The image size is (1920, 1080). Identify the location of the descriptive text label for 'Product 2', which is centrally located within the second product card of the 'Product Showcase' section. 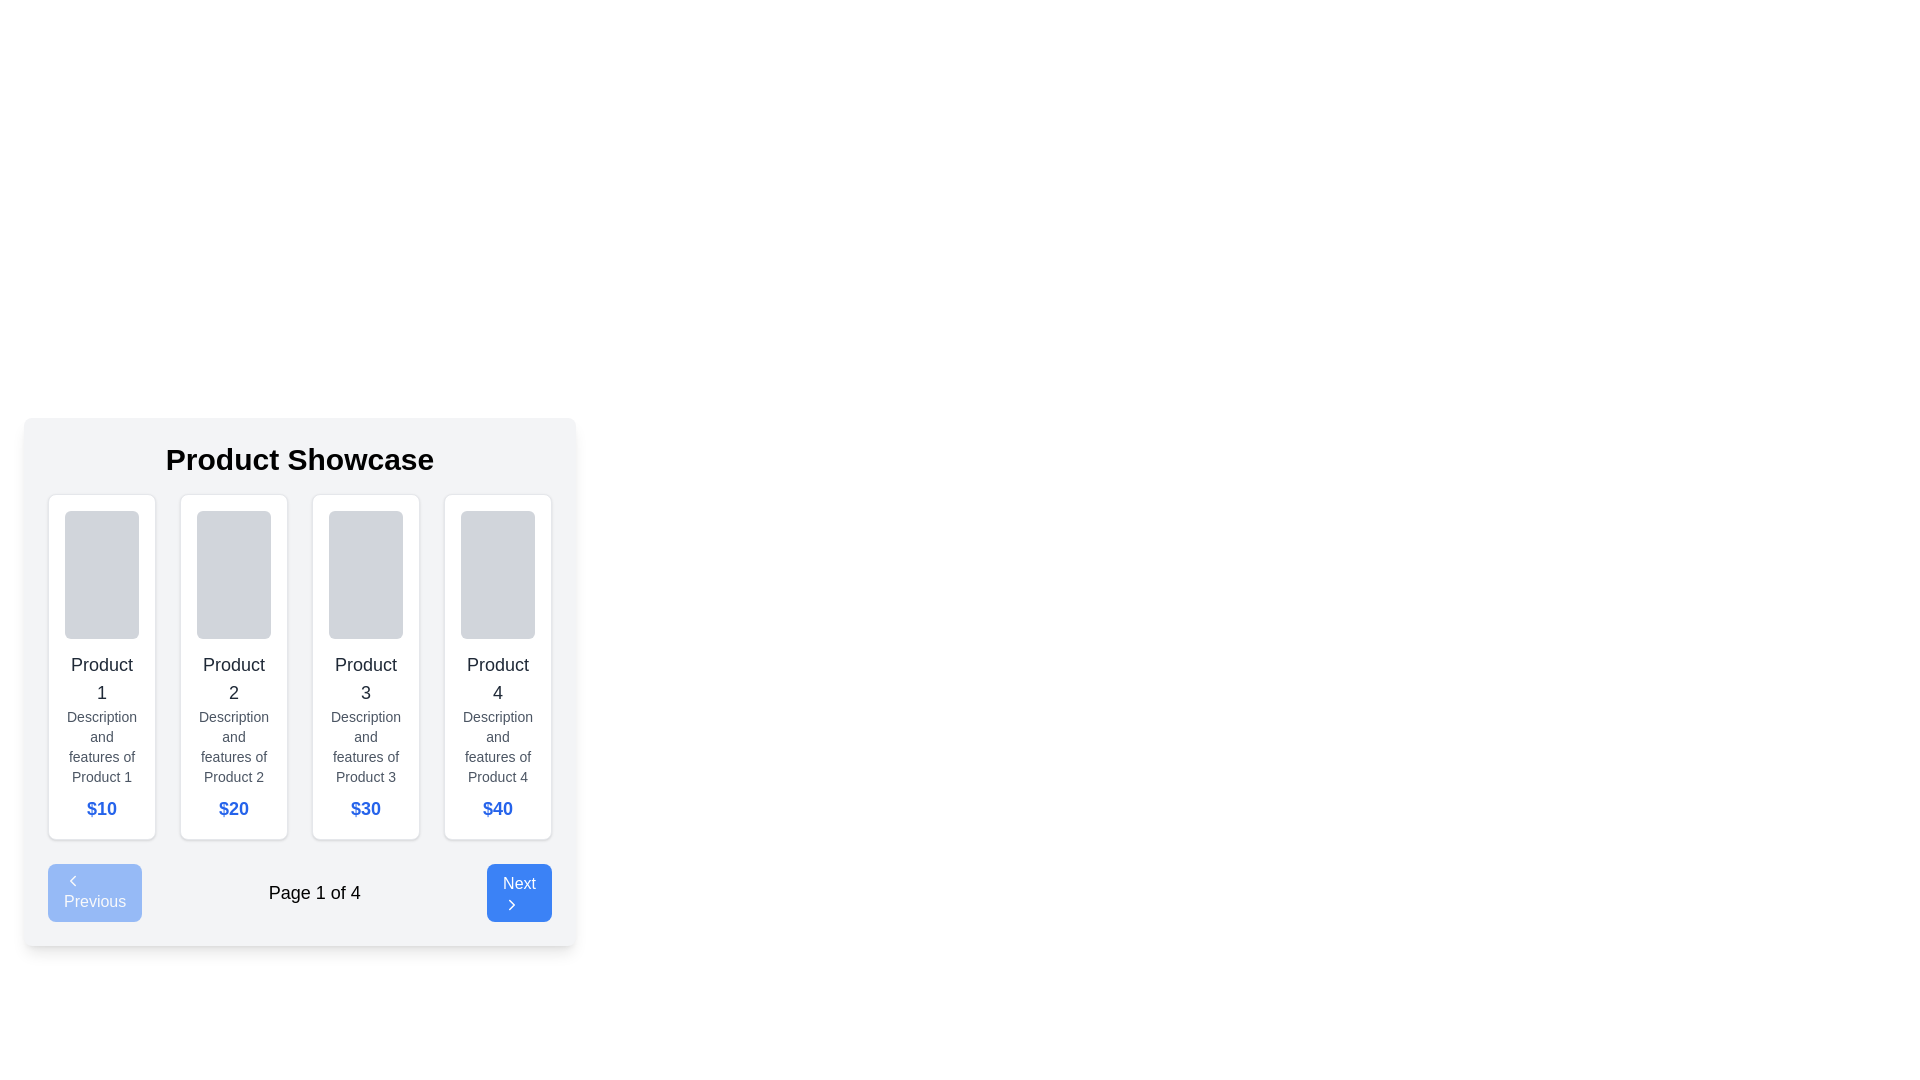
(234, 747).